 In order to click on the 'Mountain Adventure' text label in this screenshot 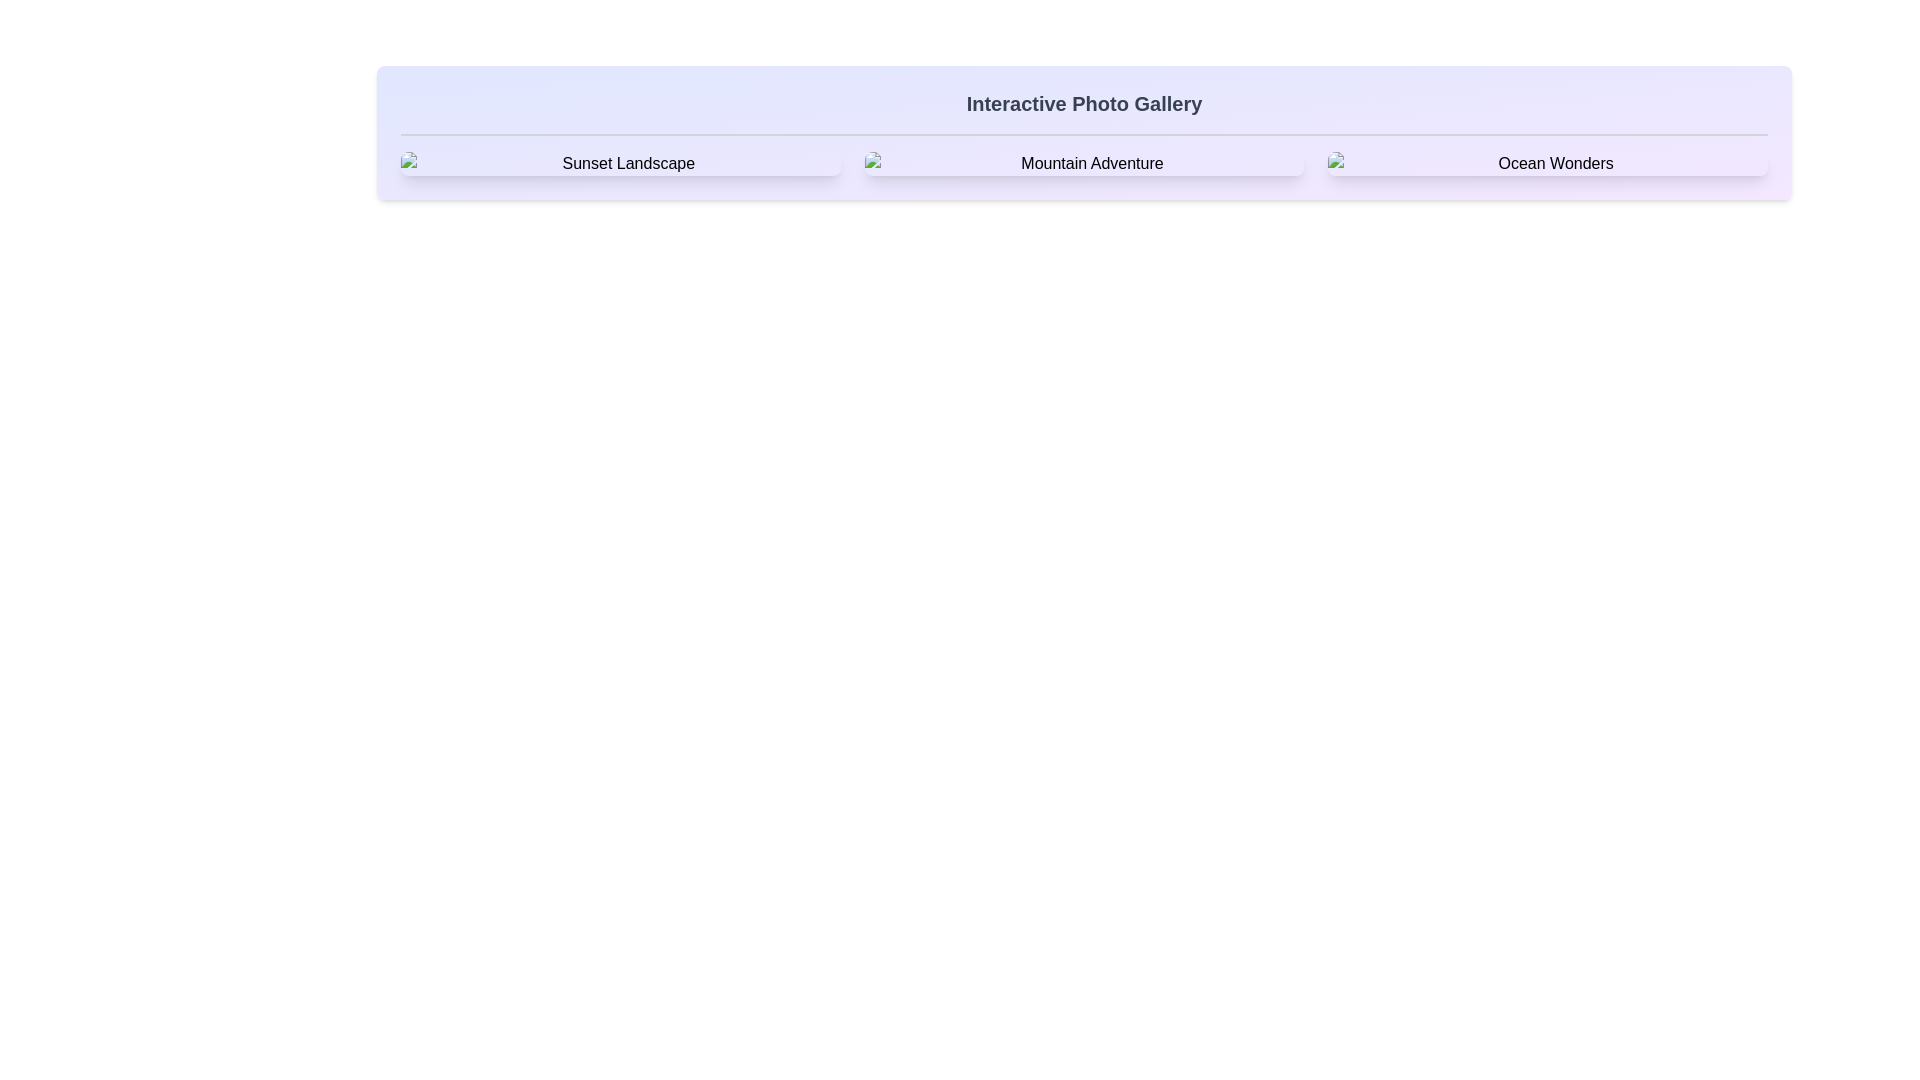, I will do `click(1083, 163)`.